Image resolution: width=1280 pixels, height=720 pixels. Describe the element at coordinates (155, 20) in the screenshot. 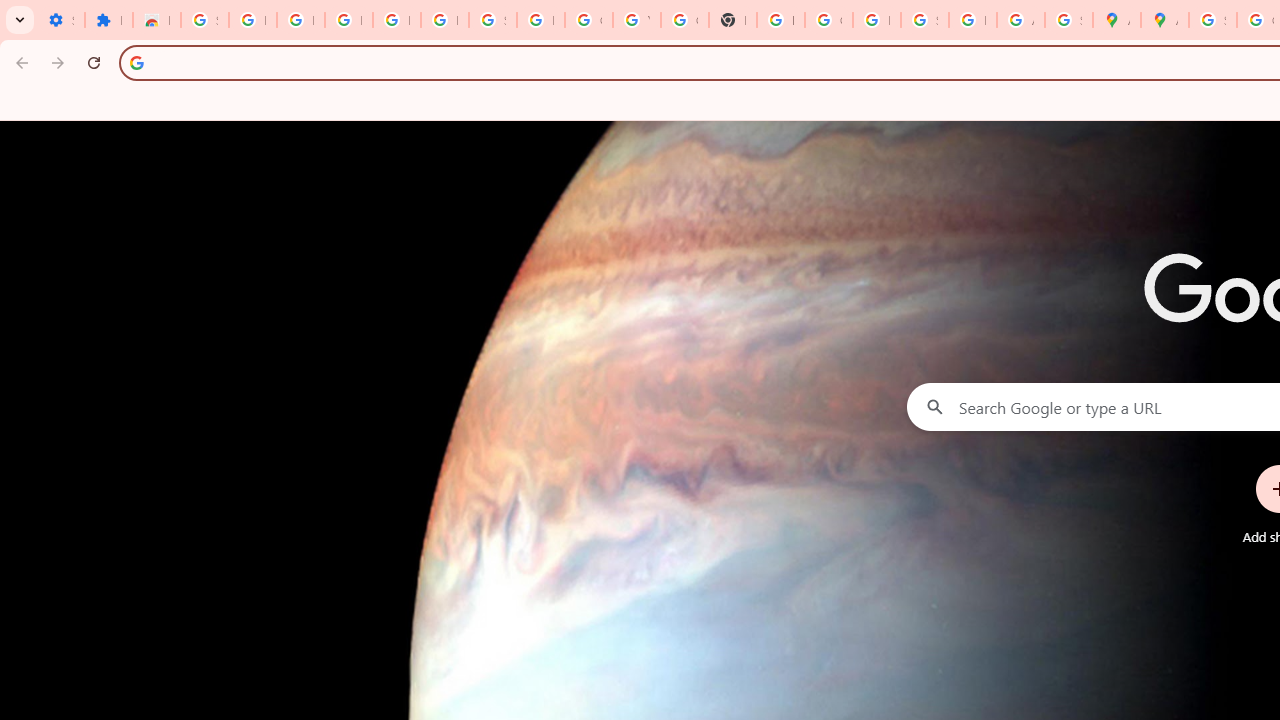

I see `'Reviews: Helix Fruit Jump Arcade Game'` at that location.